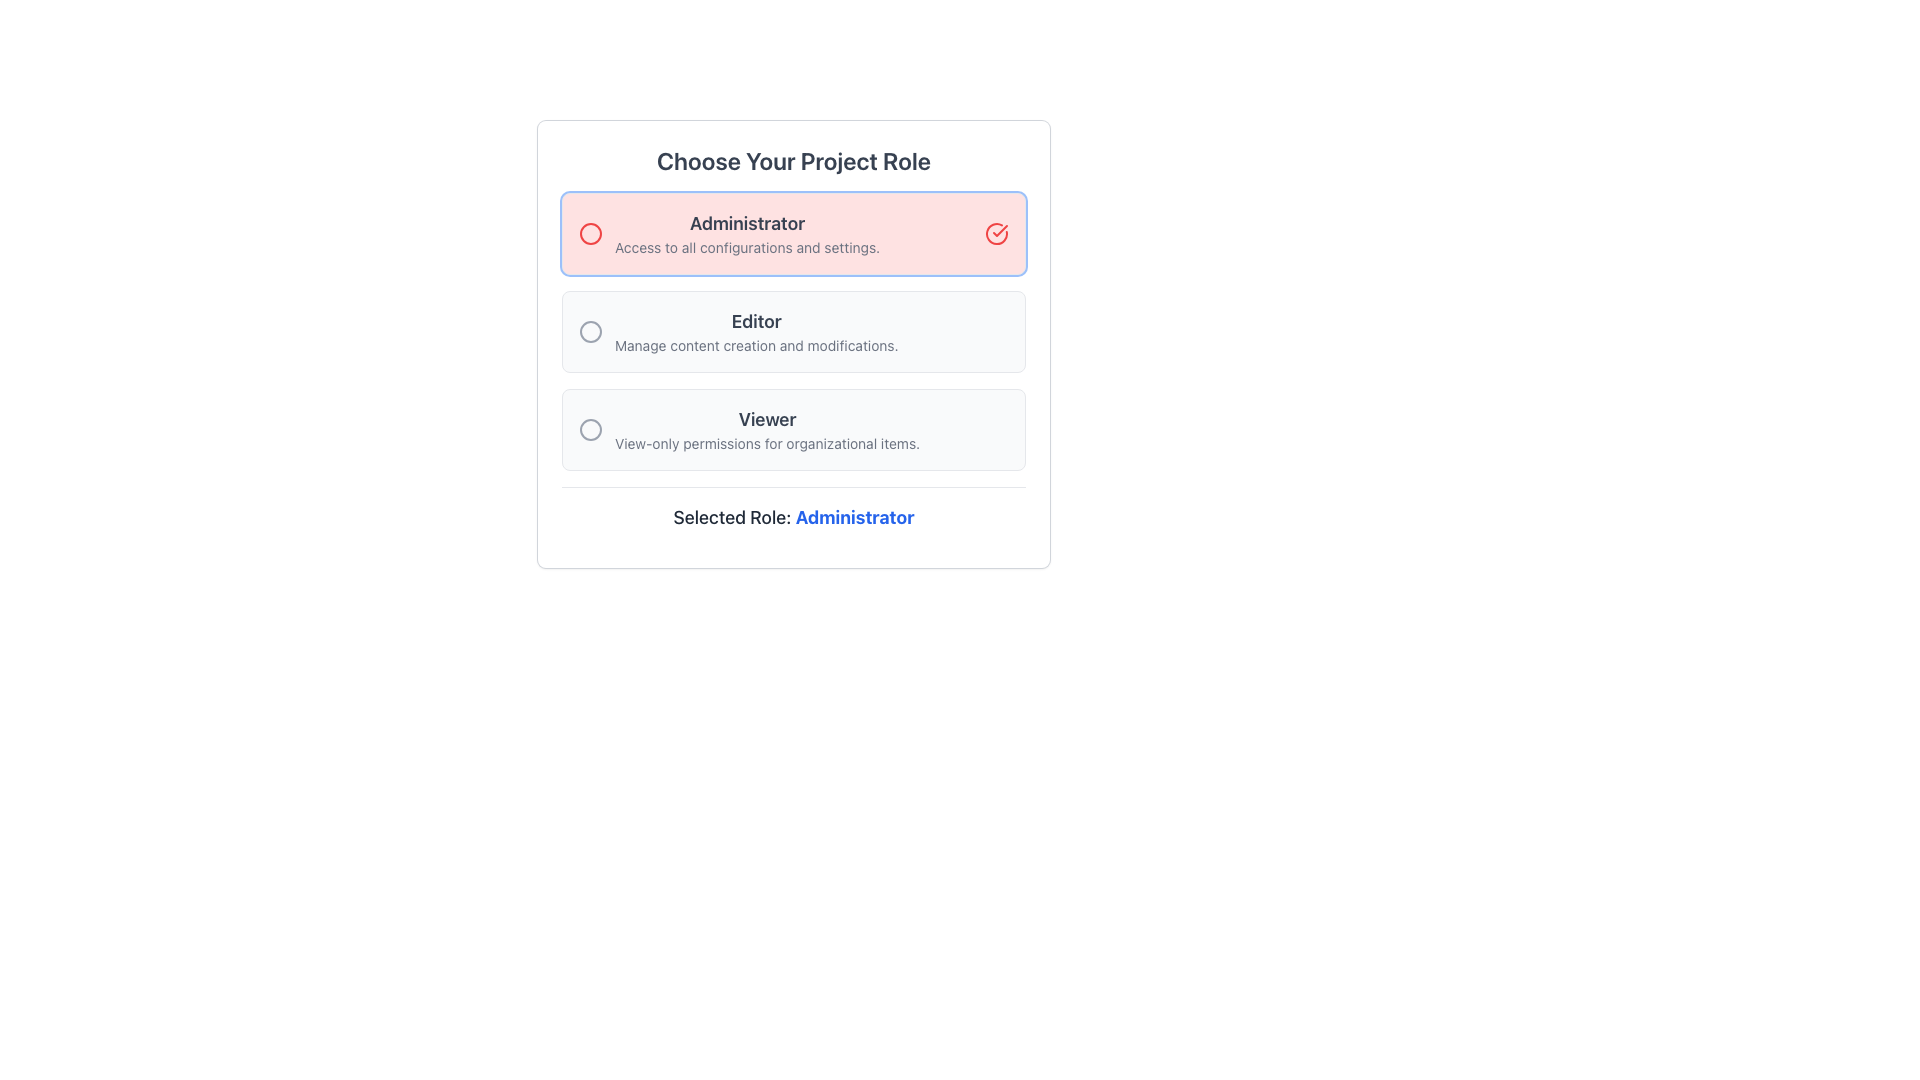 The width and height of the screenshot is (1920, 1080). Describe the element at coordinates (737, 330) in the screenshot. I see `the 'Editor' role option, which has a circular unselected radio button` at that location.